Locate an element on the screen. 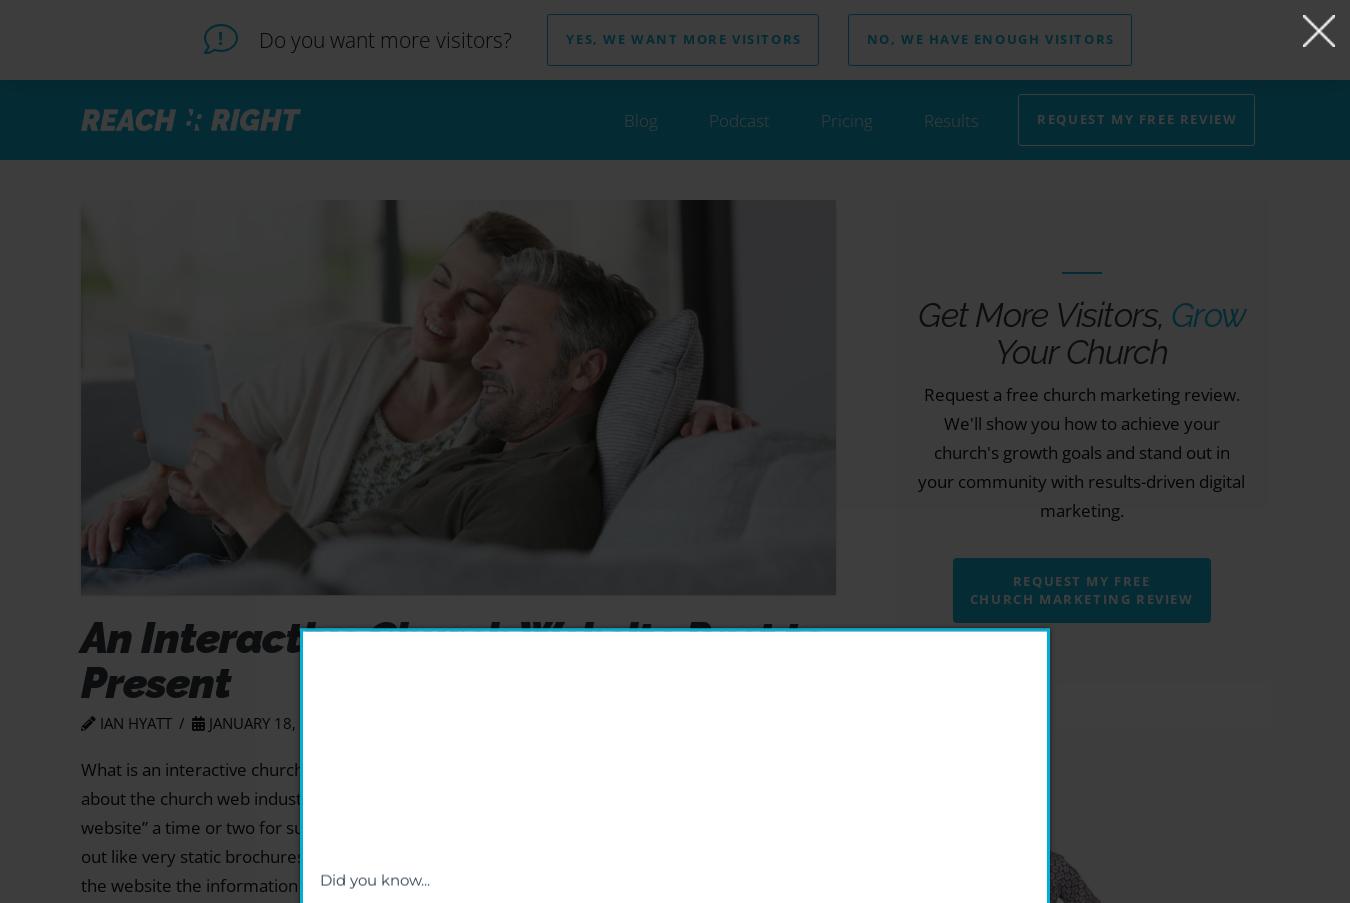  'Local SEO' is located at coordinates (836, 228).